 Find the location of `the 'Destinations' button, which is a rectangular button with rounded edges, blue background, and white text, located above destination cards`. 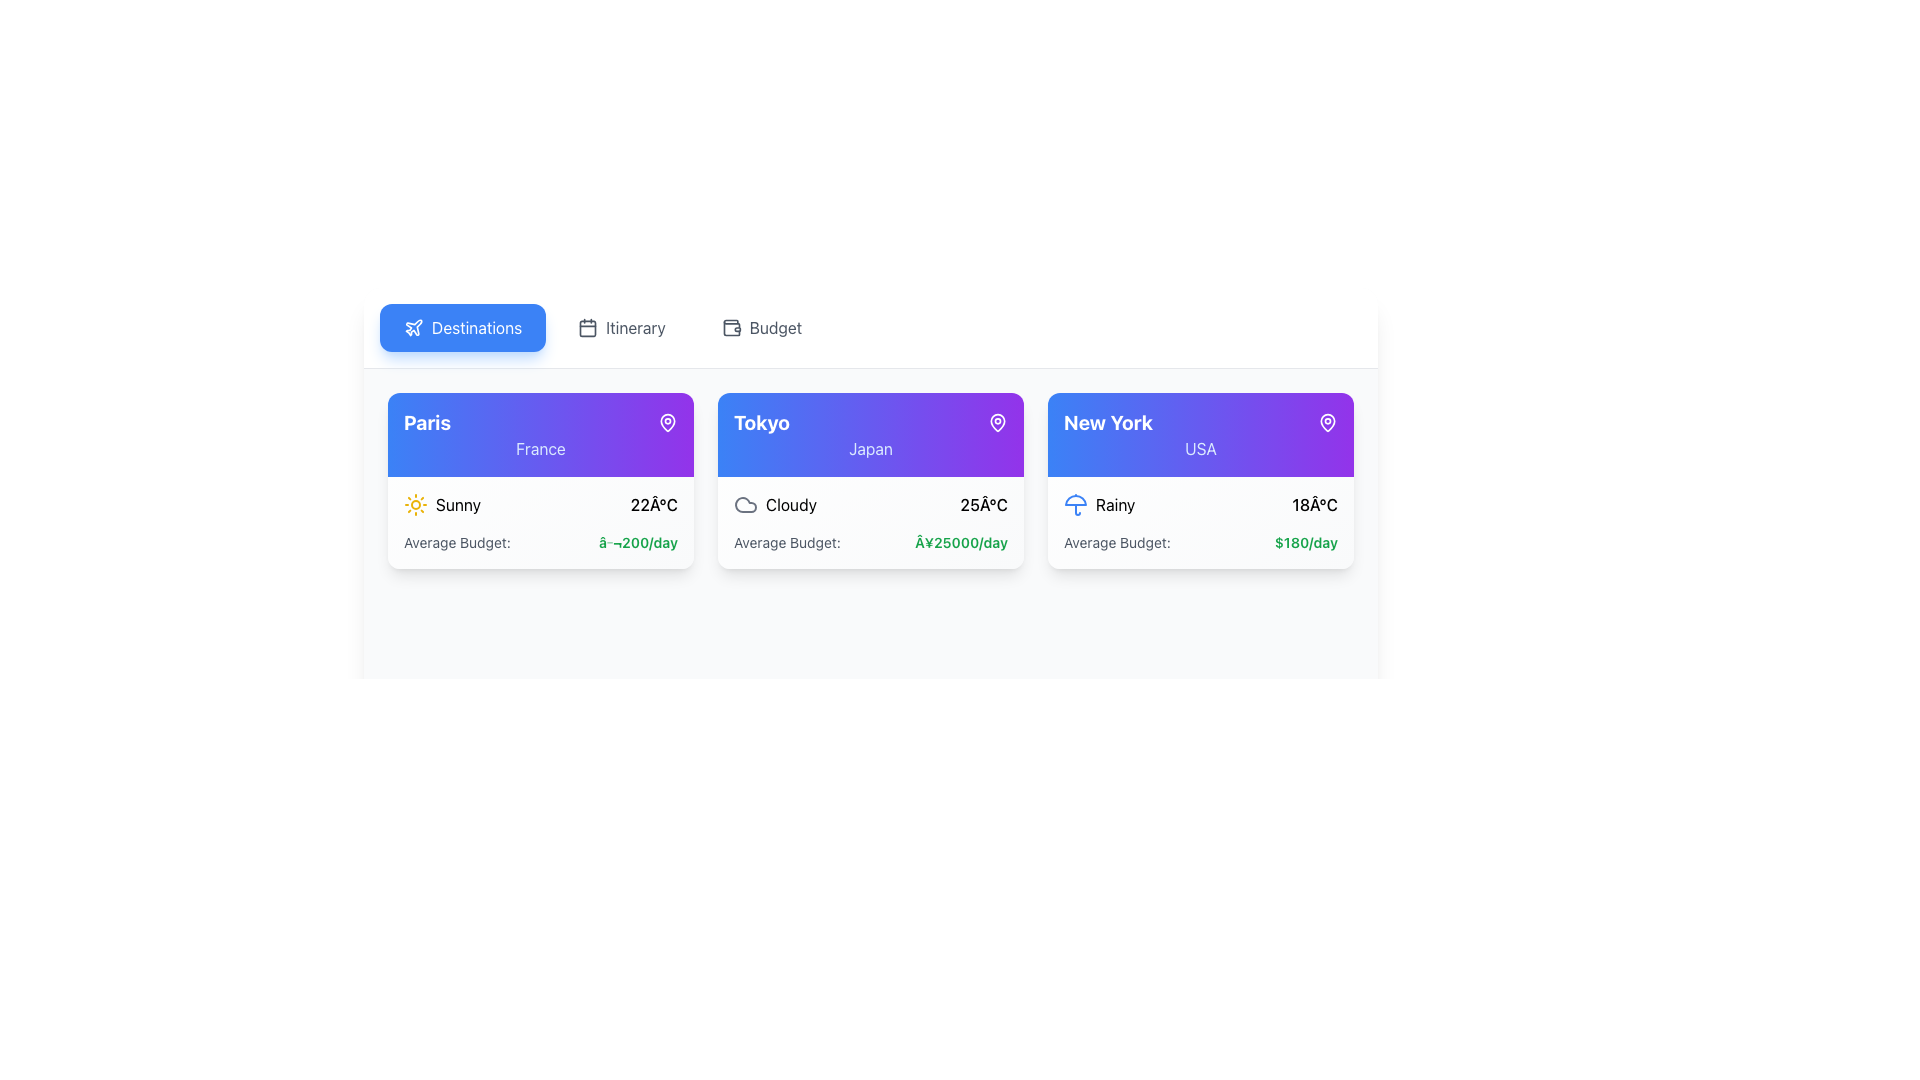

the 'Destinations' button, which is a rectangular button with rounded edges, blue background, and white text, located above destination cards is located at coordinates (462, 326).